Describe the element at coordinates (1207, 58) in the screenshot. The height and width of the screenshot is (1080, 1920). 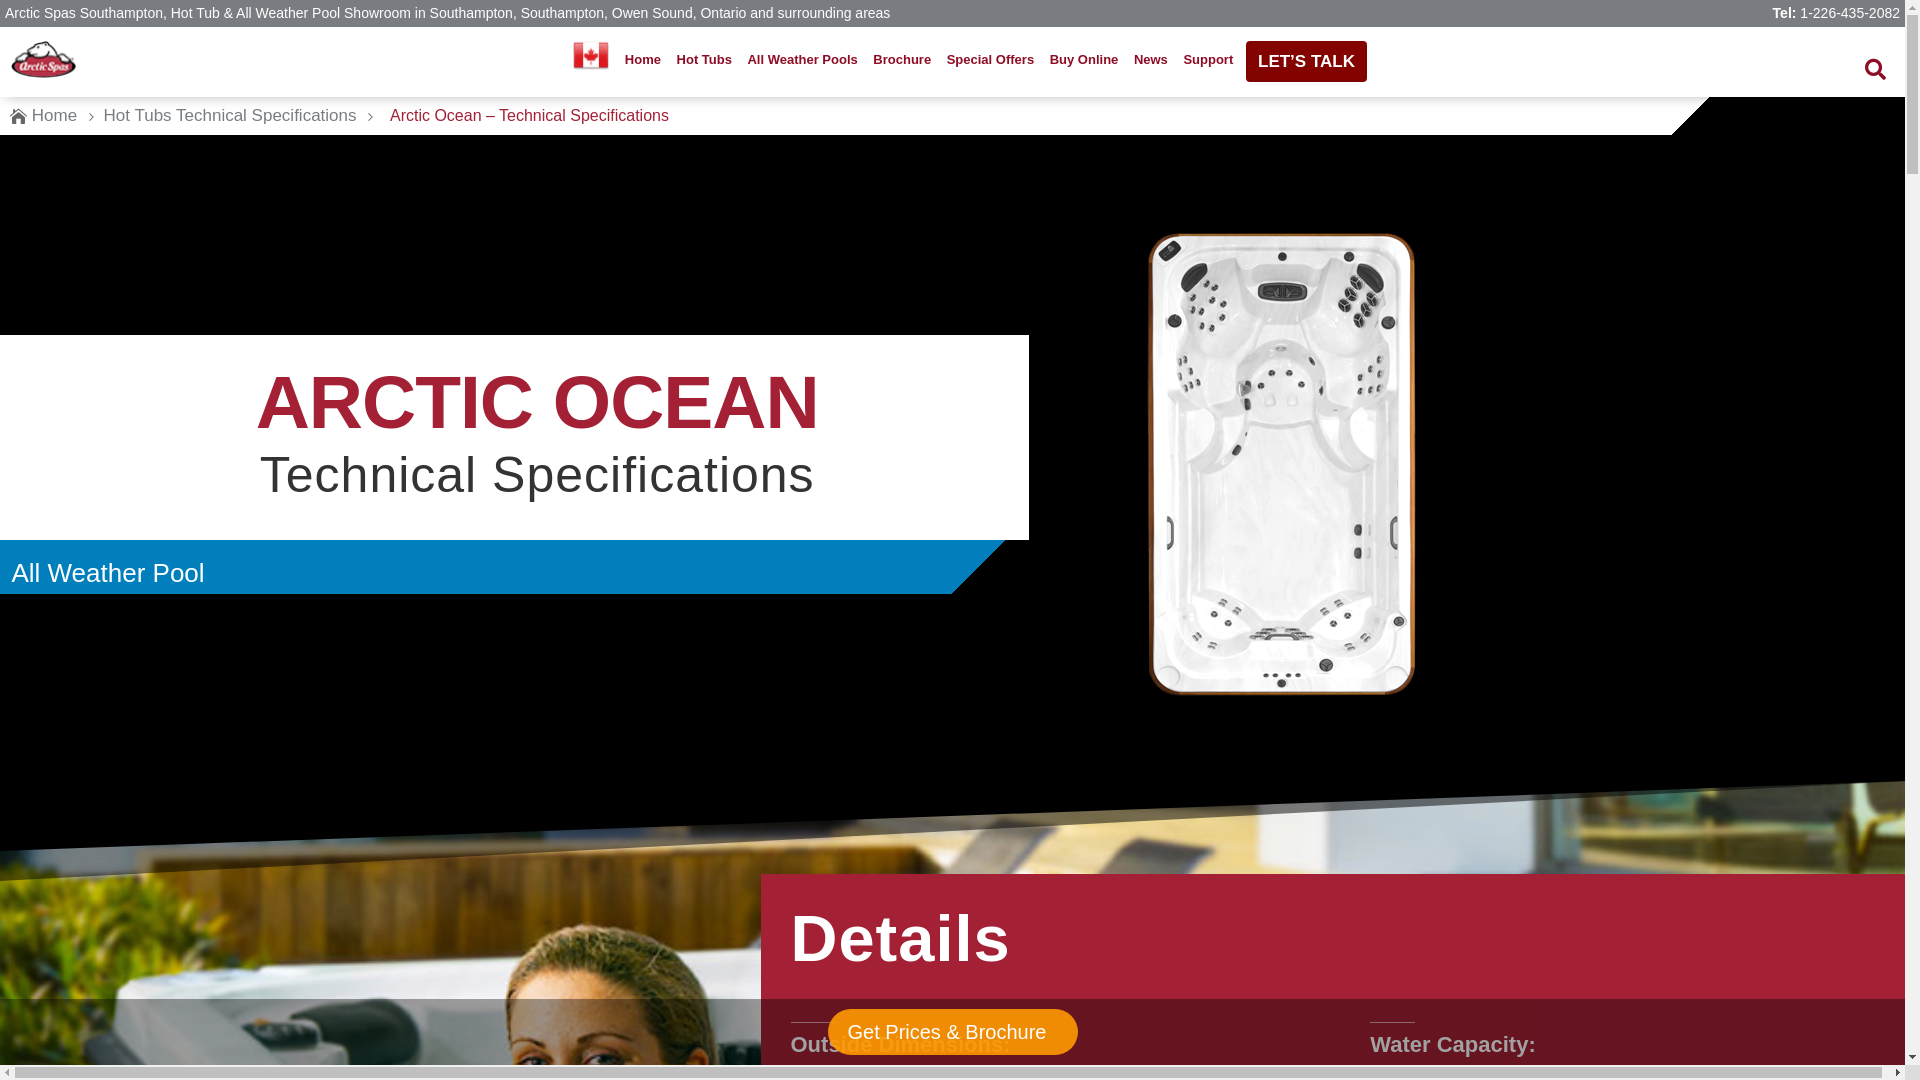
I see `'Support'` at that location.